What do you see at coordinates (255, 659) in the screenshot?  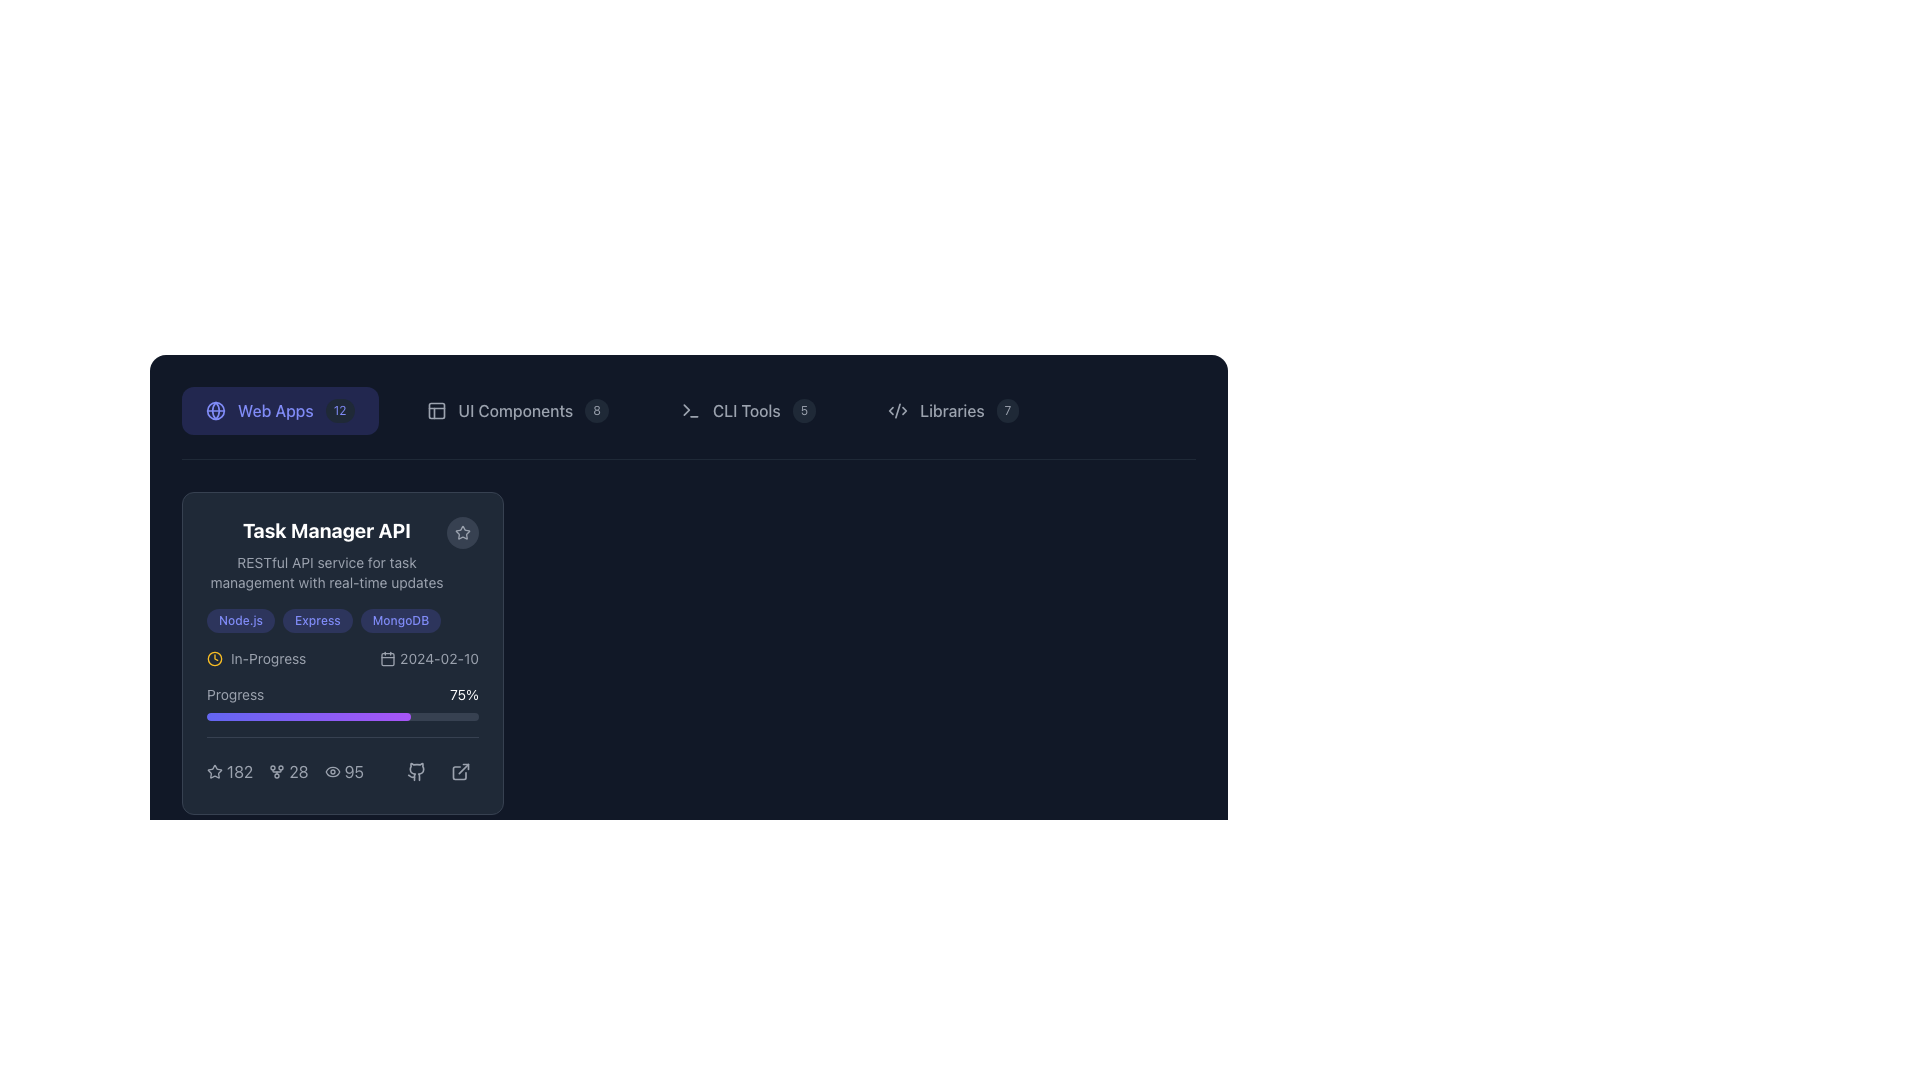 I see `text 'in-progress' from the labeled icon and text pair located in the top-left section of the 'Task Manager API' card` at bounding box center [255, 659].